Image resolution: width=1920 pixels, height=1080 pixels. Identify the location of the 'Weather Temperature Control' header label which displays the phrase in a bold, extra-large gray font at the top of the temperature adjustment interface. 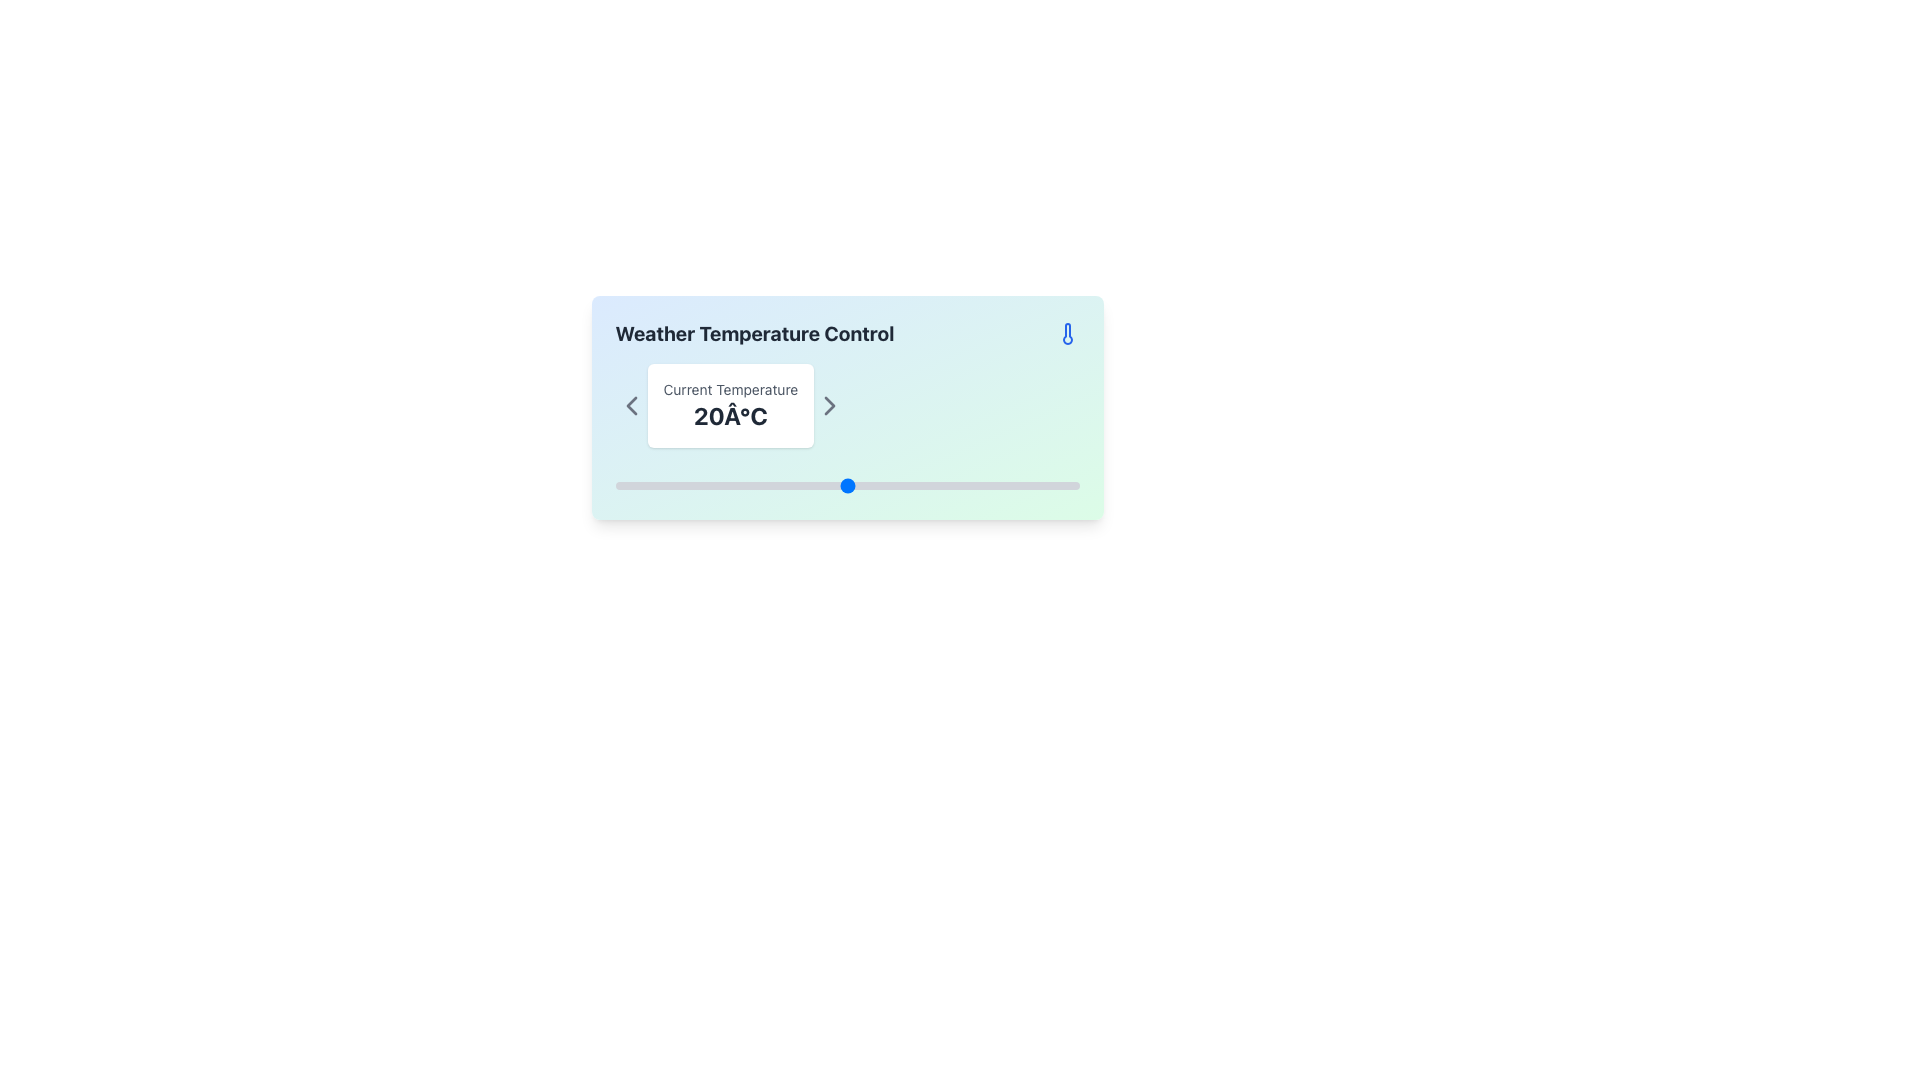
(753, 333).